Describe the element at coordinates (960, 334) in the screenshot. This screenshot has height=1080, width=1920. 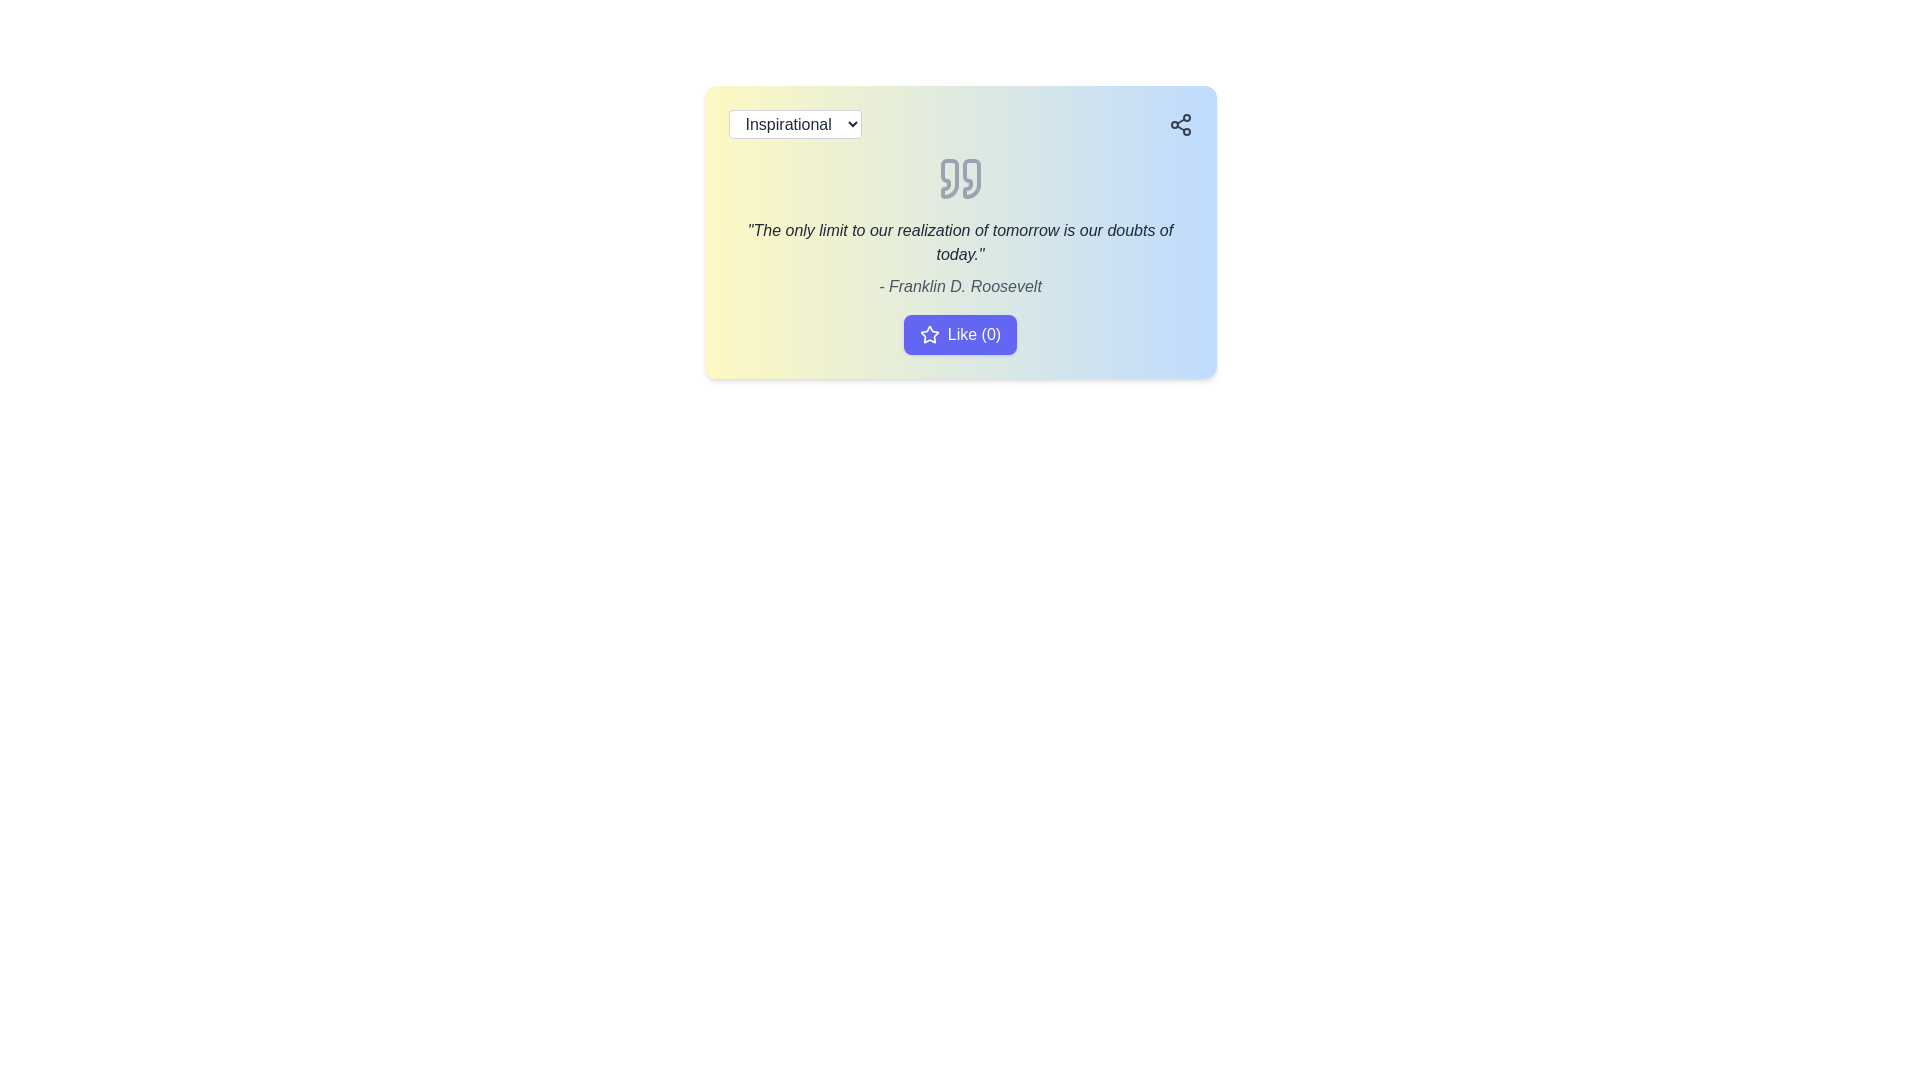
I see `the like button located at the bottom center of the card layout, which allows users to express approval for the content` at that location.